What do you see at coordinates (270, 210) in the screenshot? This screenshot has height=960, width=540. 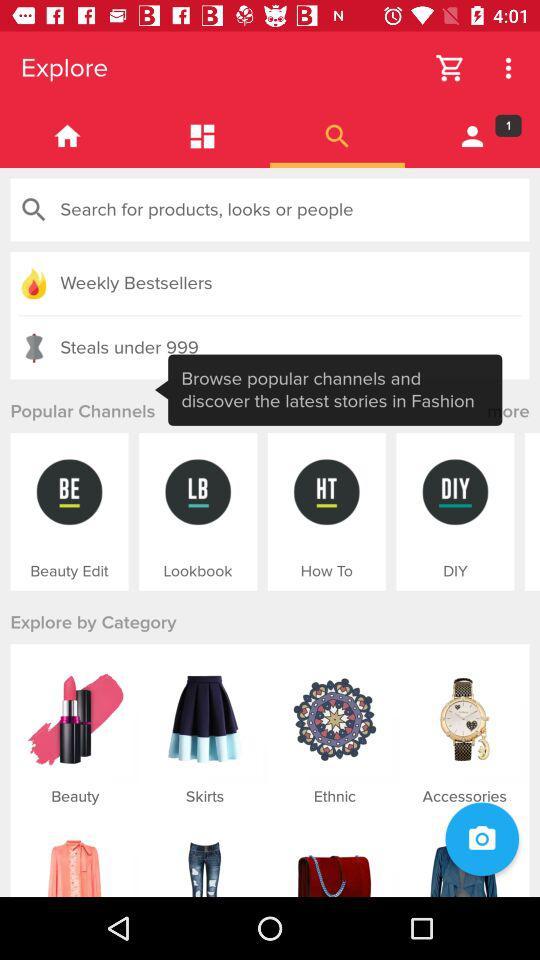 I see `search products looks or people` at bounding box center [270, 210].